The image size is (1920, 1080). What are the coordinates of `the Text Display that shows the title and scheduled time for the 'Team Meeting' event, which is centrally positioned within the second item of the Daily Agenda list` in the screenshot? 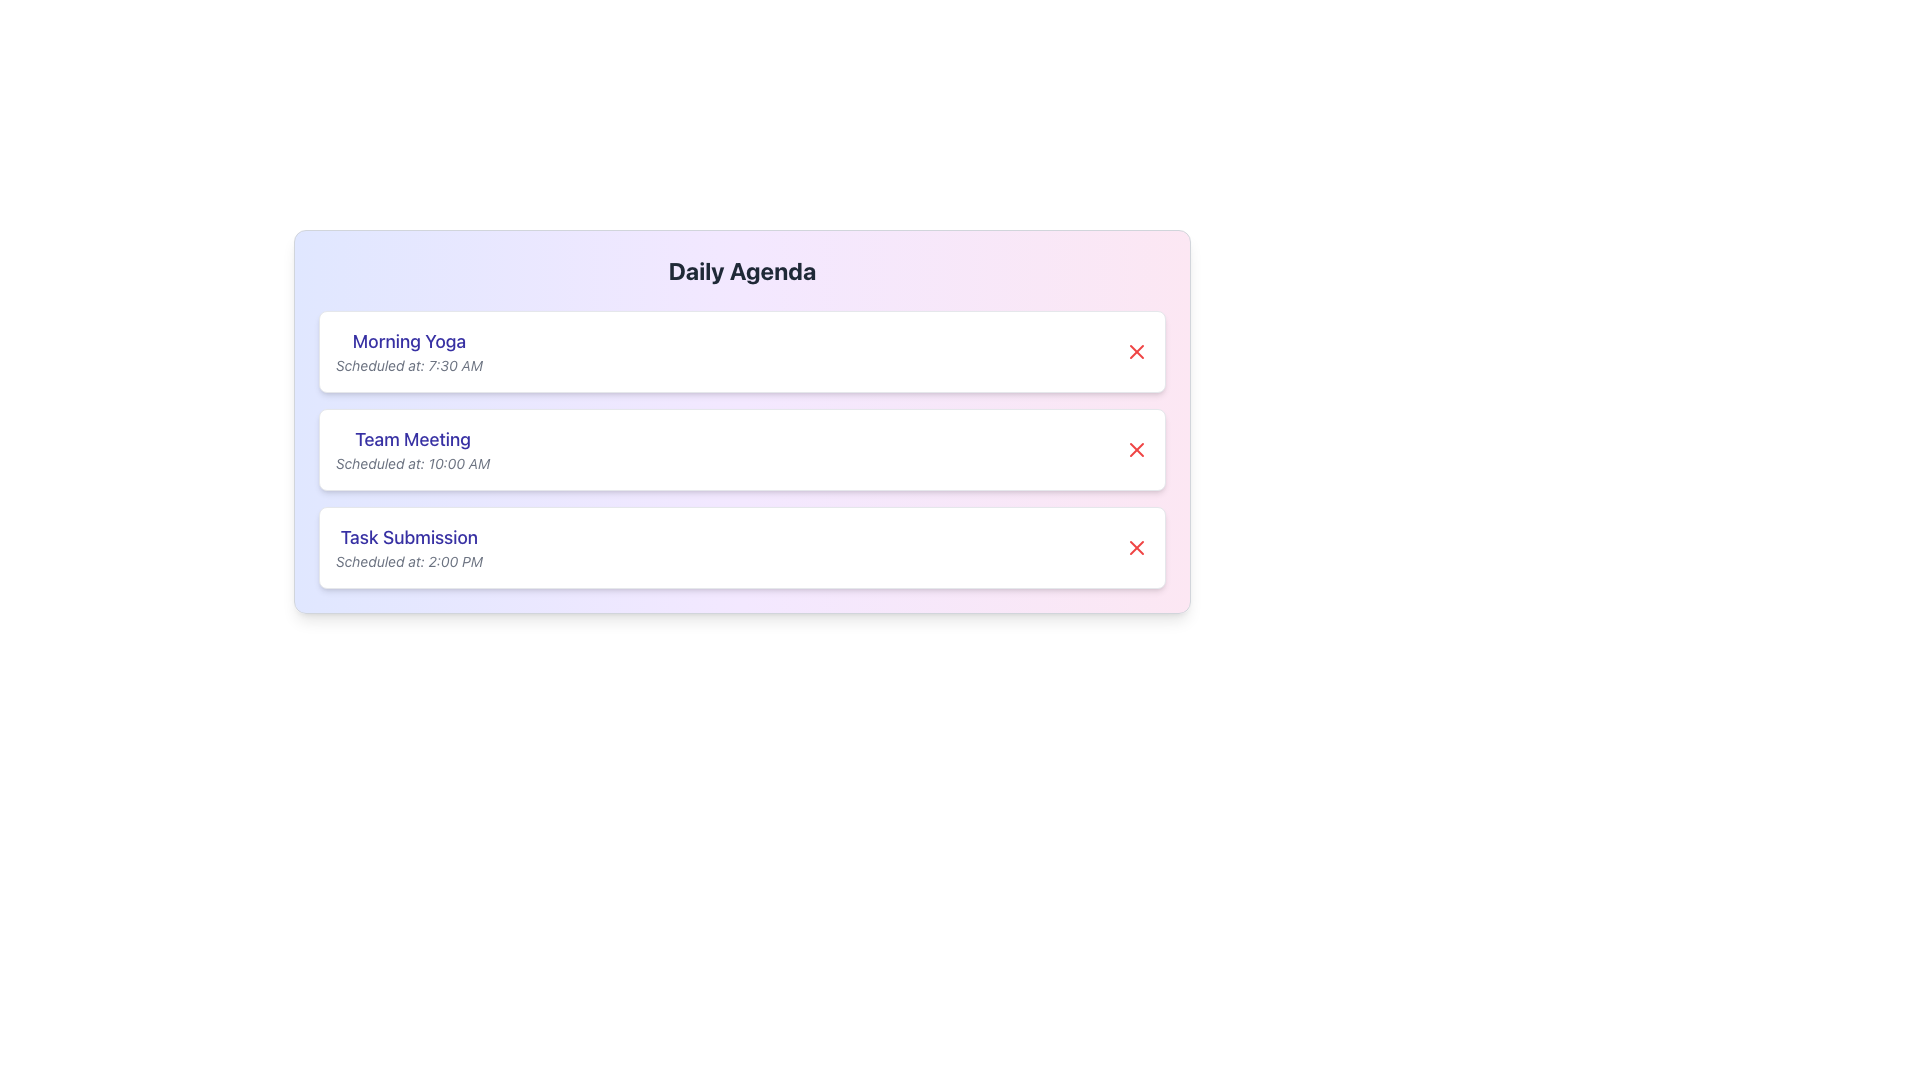 It's located at (412, 450).